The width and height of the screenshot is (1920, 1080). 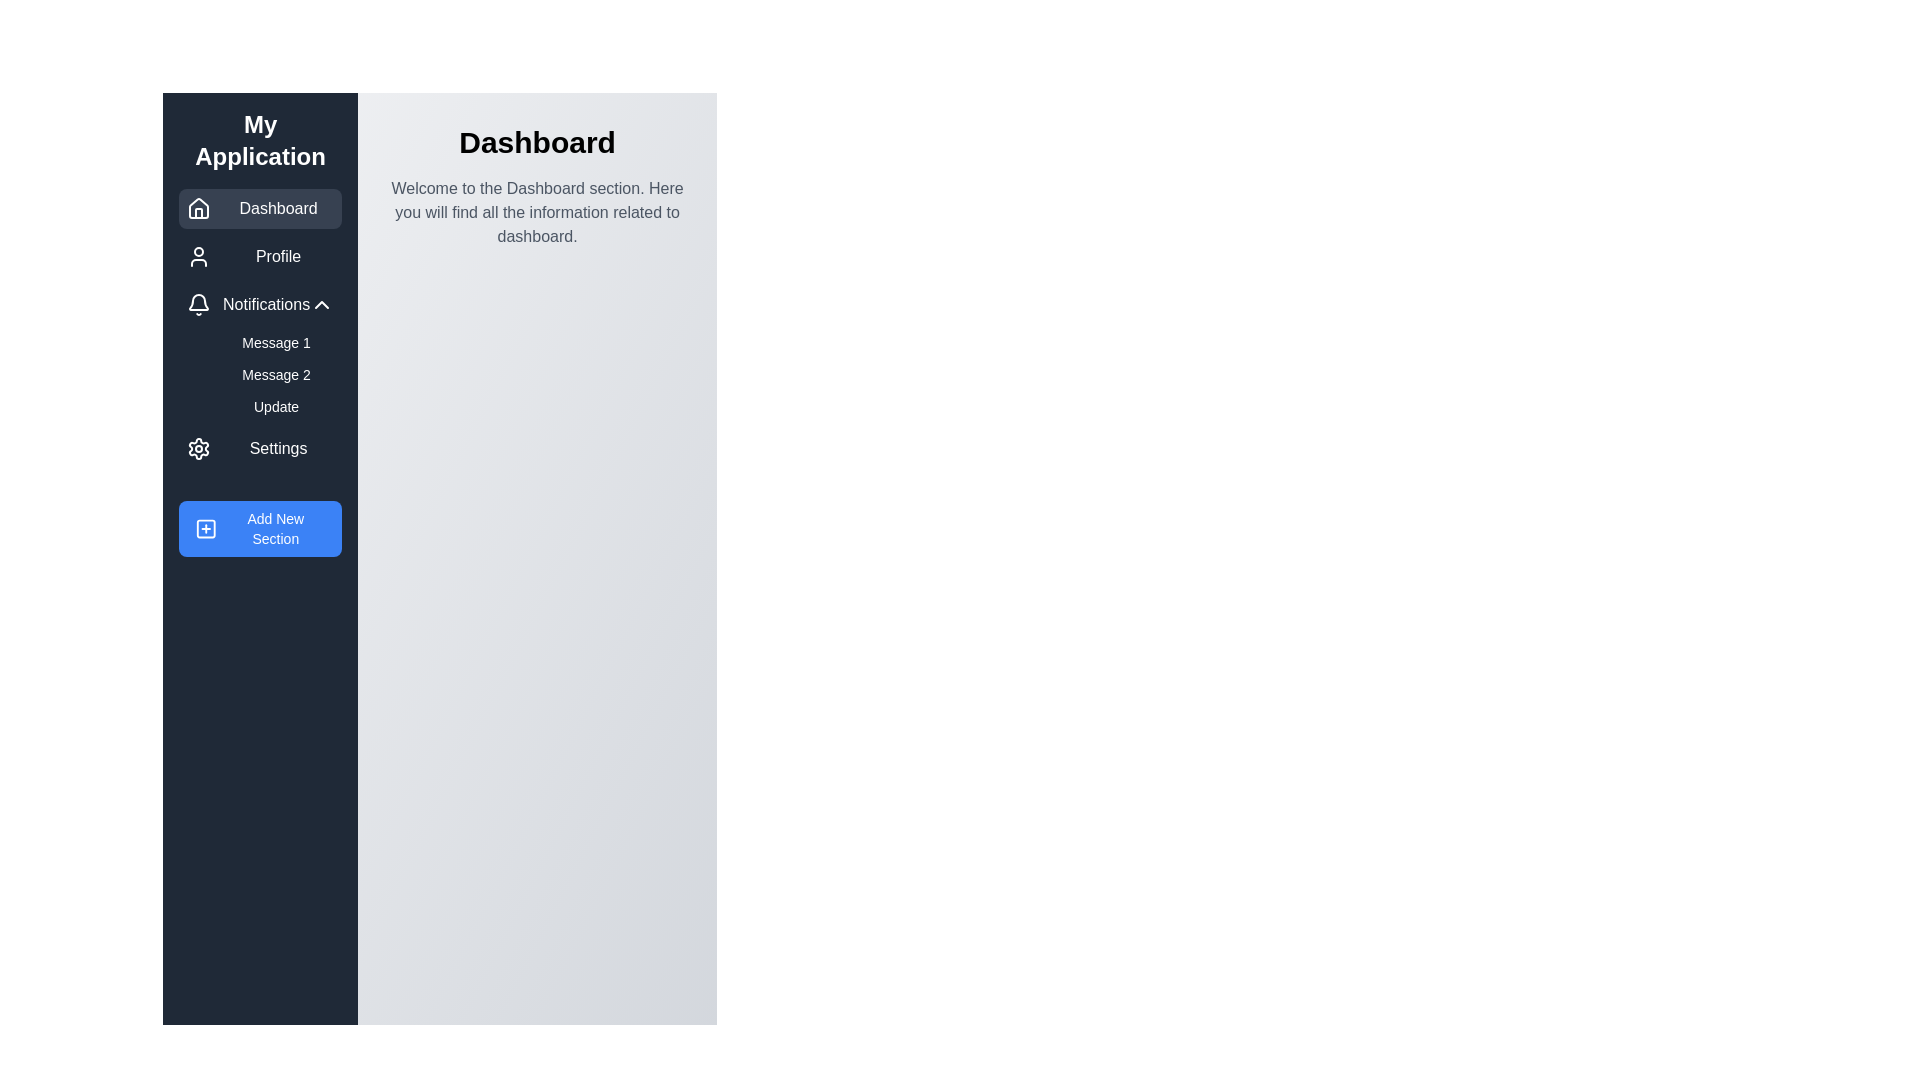 What do you see at coordinates (277, 208) in the screenshot?
I see `the 'Dashboard' text label within the sidebar menu, which is styled with a white font on a dark background and is the first item under the 'My Application' section` at bounding box center [277, 208].